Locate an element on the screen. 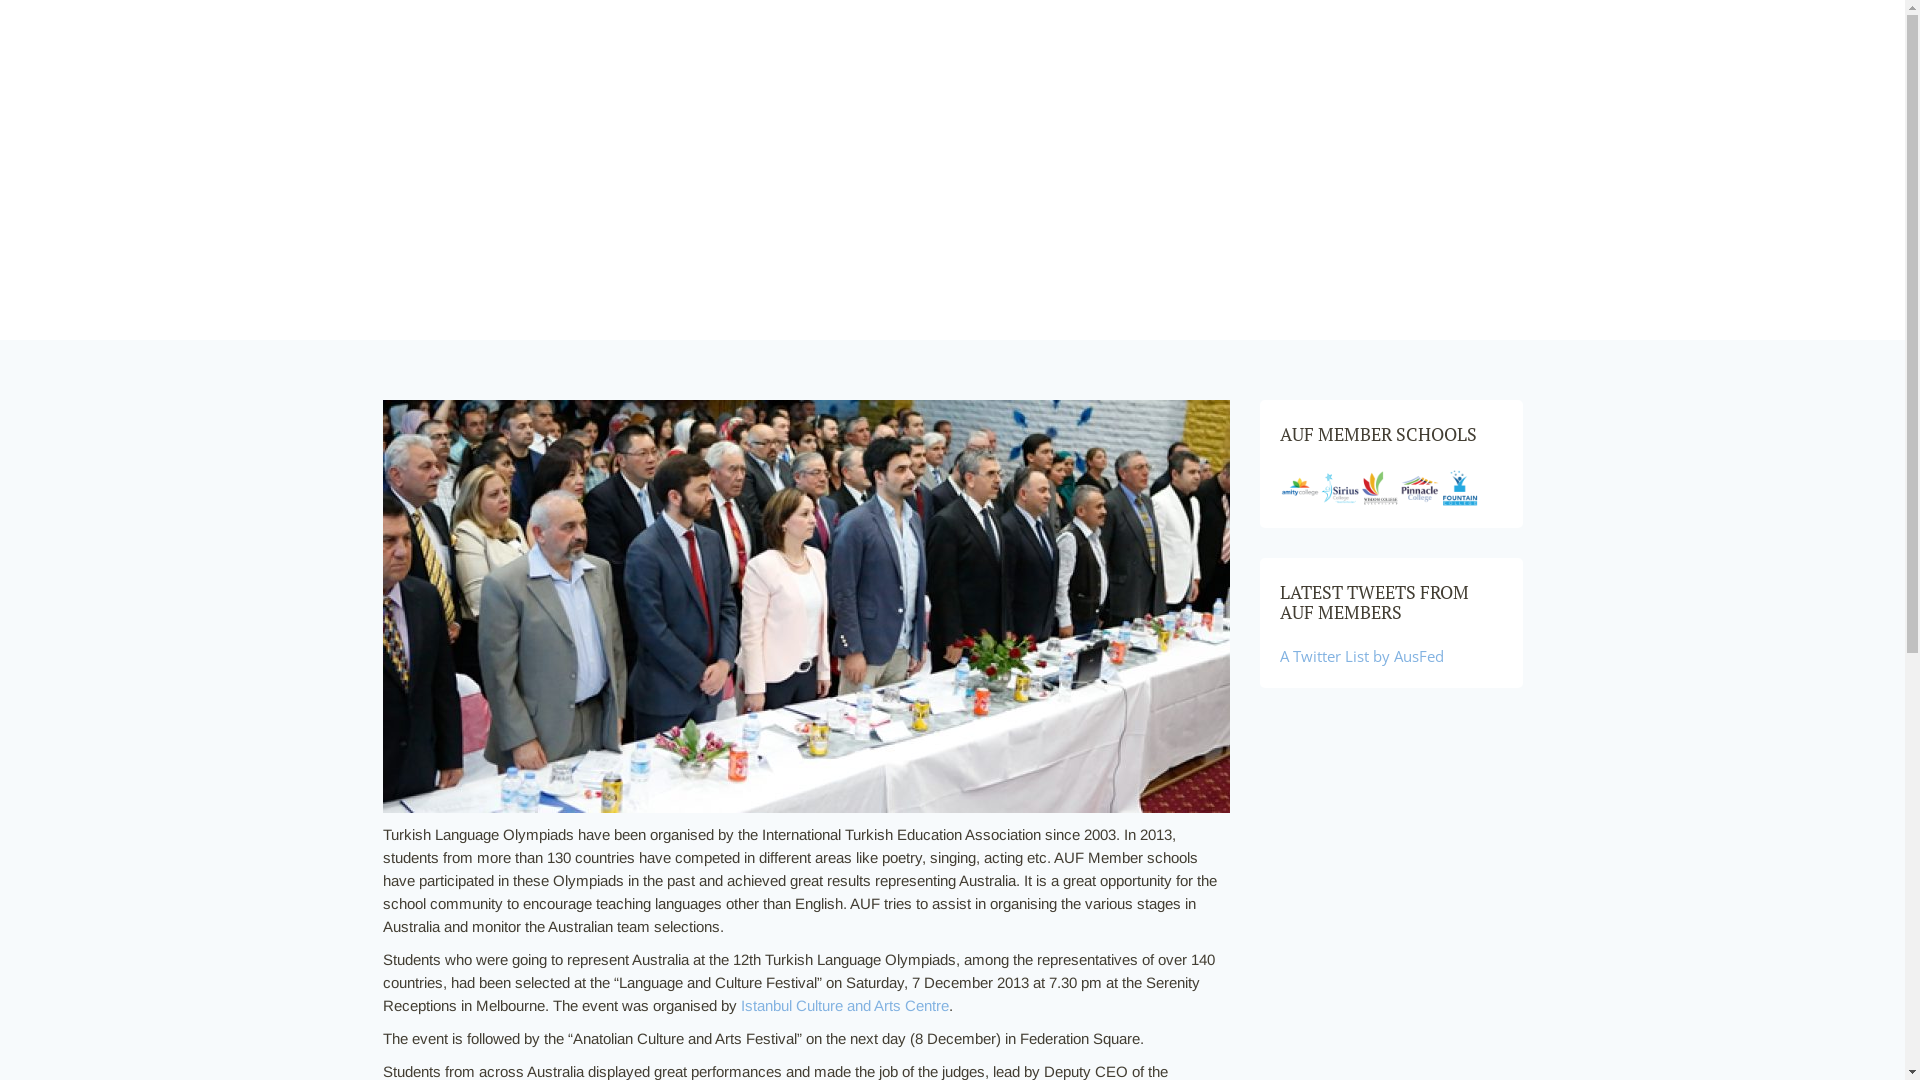  'Istanbul Culture and Arts Centre' is located at coordinates (844, 1005).